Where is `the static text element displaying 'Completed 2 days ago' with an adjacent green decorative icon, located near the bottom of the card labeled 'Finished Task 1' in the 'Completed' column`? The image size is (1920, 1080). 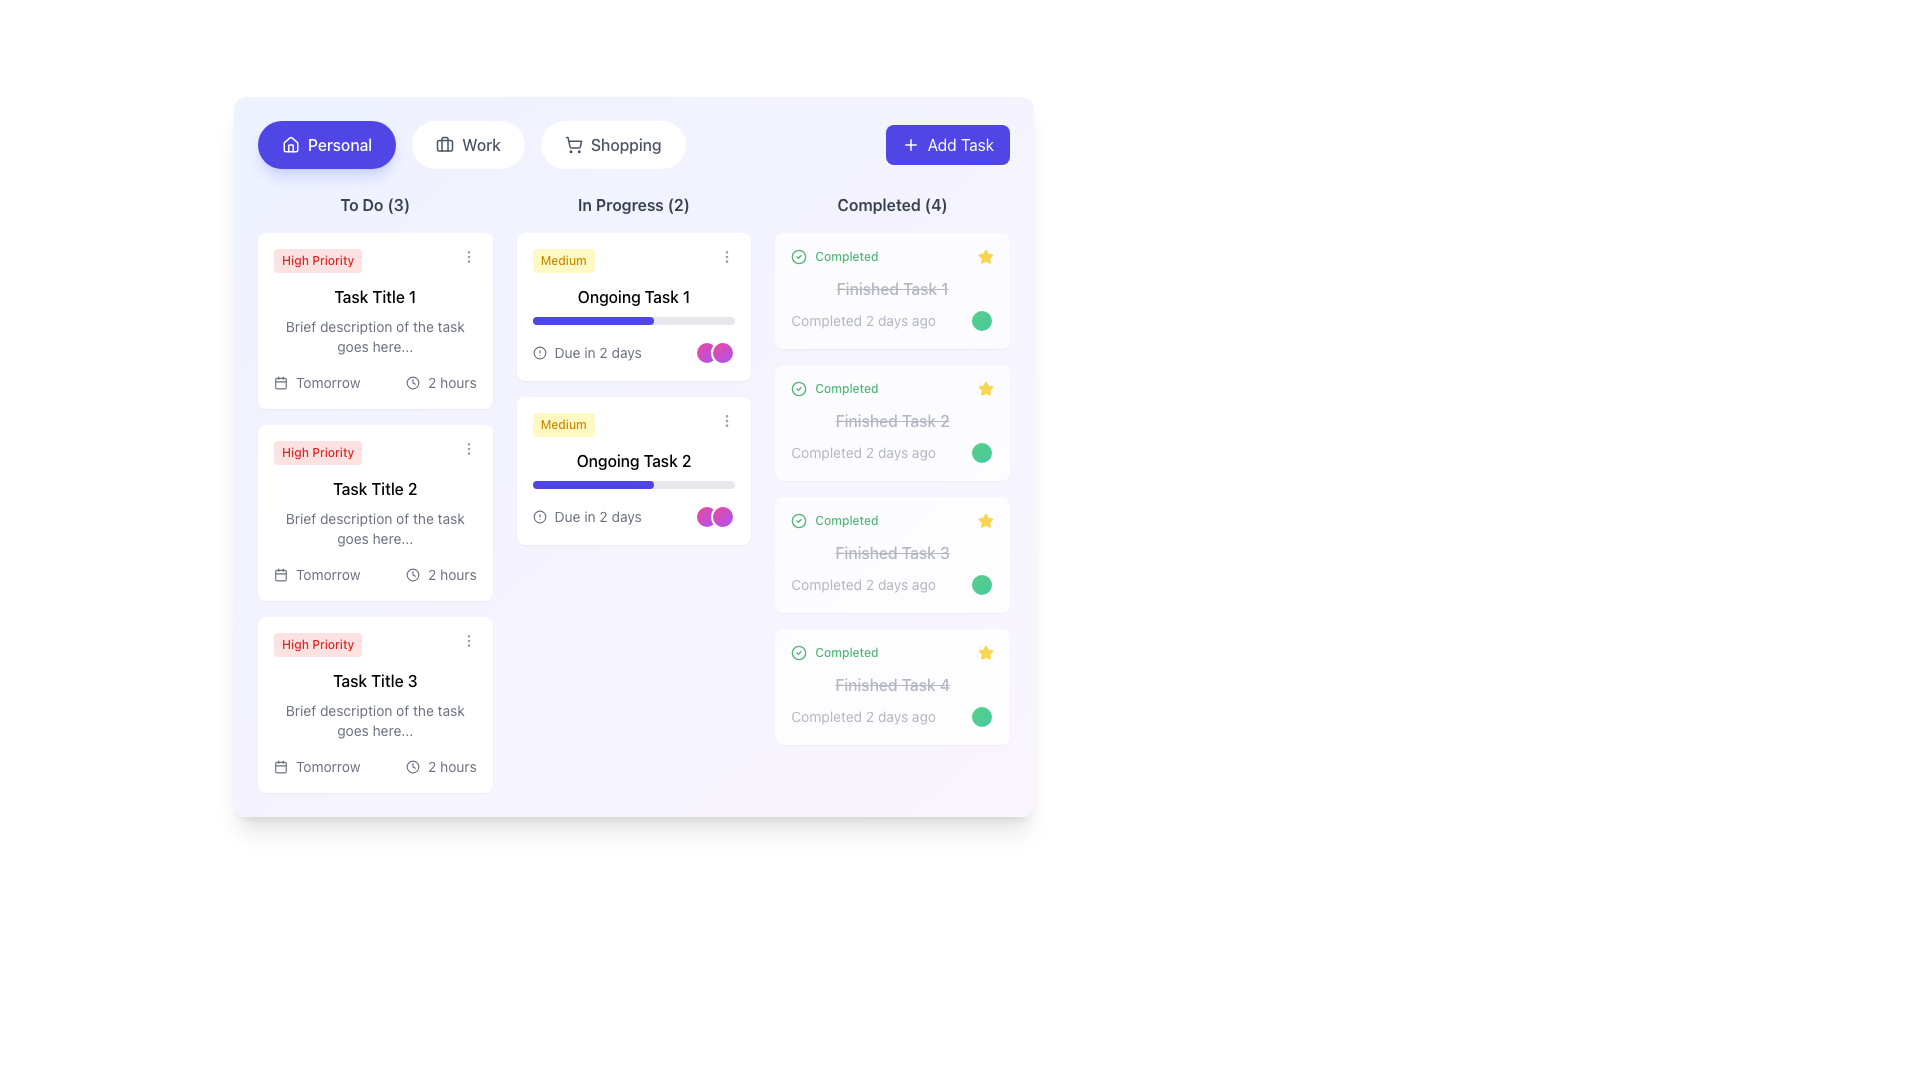 the static text element displaying 'Completed 2 days ago' with an adjacent green decorative icon, located near the bottom of the card labeled 'Finished Task 1' in the 'Completed' column is located at coordinates (891, 319).